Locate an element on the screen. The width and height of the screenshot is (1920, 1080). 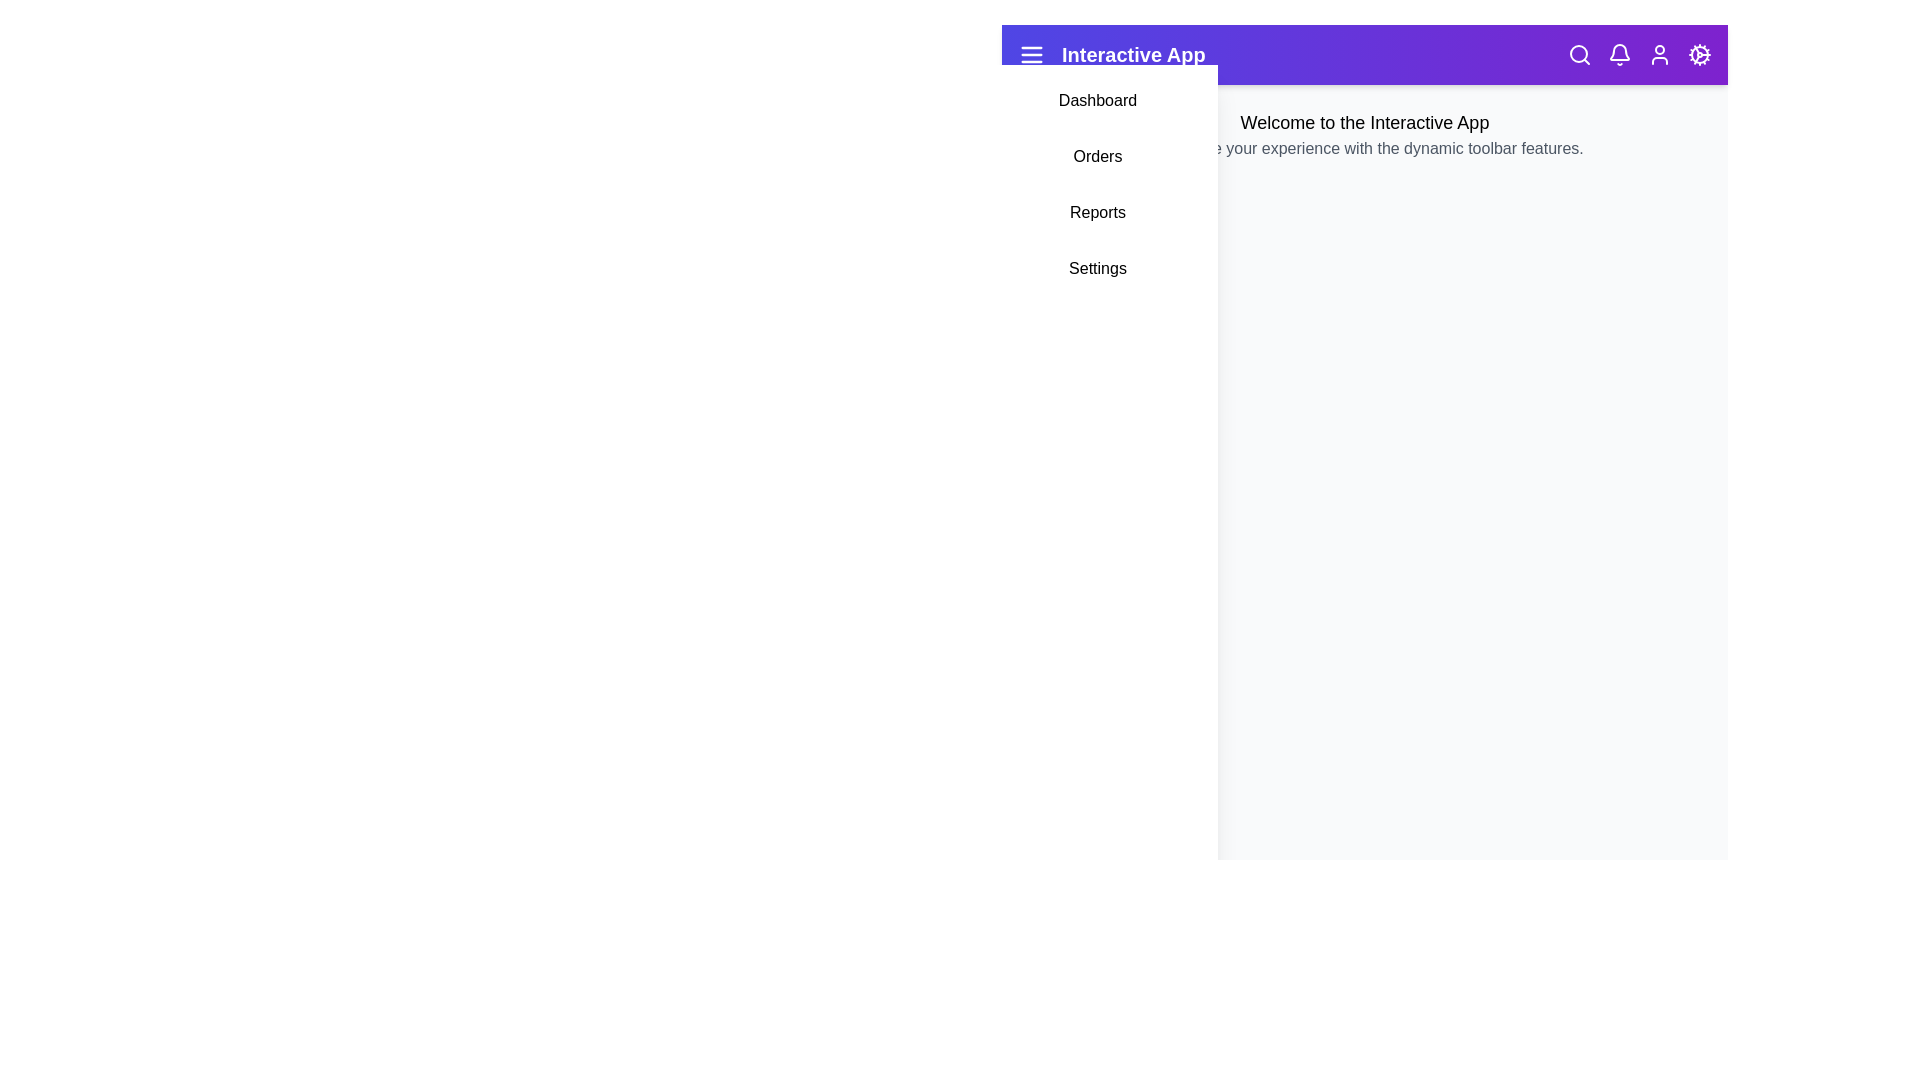
the user profile icon is located at coordinates (1660, 53).